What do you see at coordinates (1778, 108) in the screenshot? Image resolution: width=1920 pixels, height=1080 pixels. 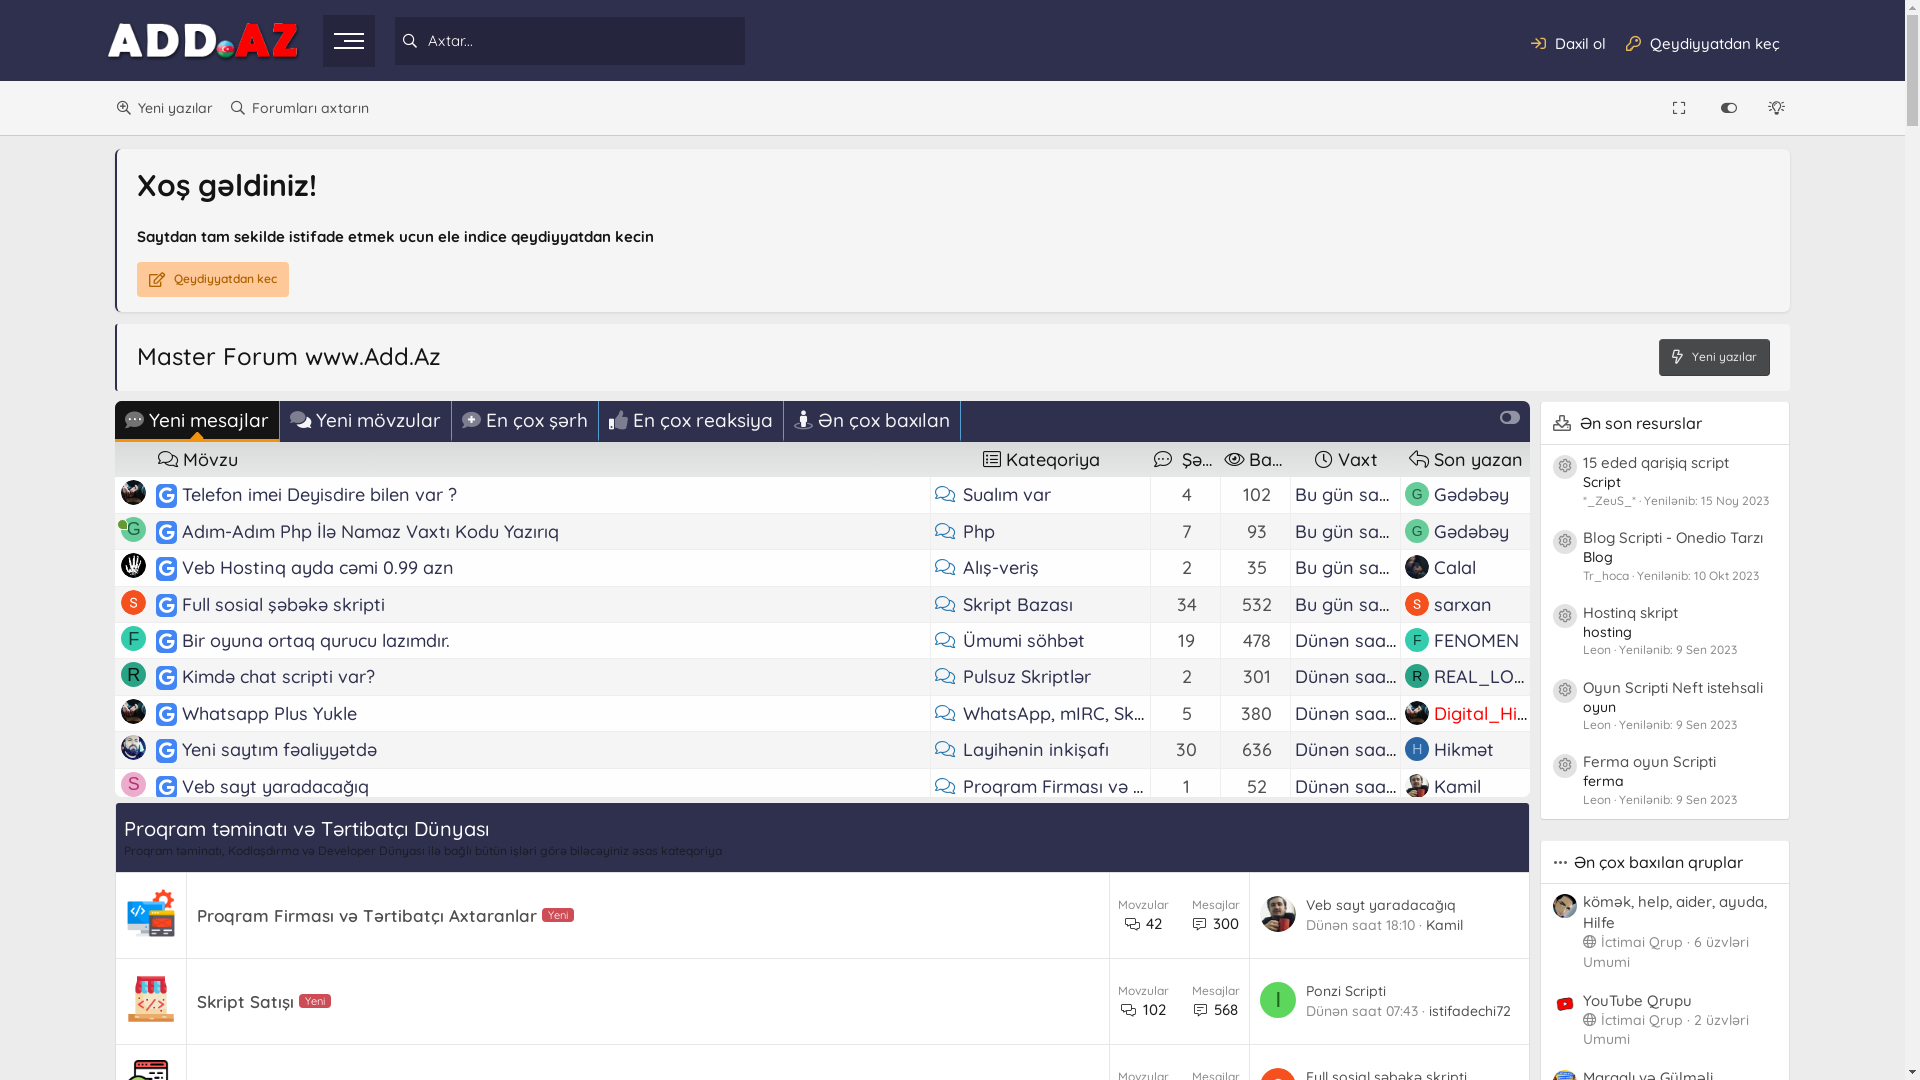 I see `'Night Mode'` at bounding box center [1778, 108].